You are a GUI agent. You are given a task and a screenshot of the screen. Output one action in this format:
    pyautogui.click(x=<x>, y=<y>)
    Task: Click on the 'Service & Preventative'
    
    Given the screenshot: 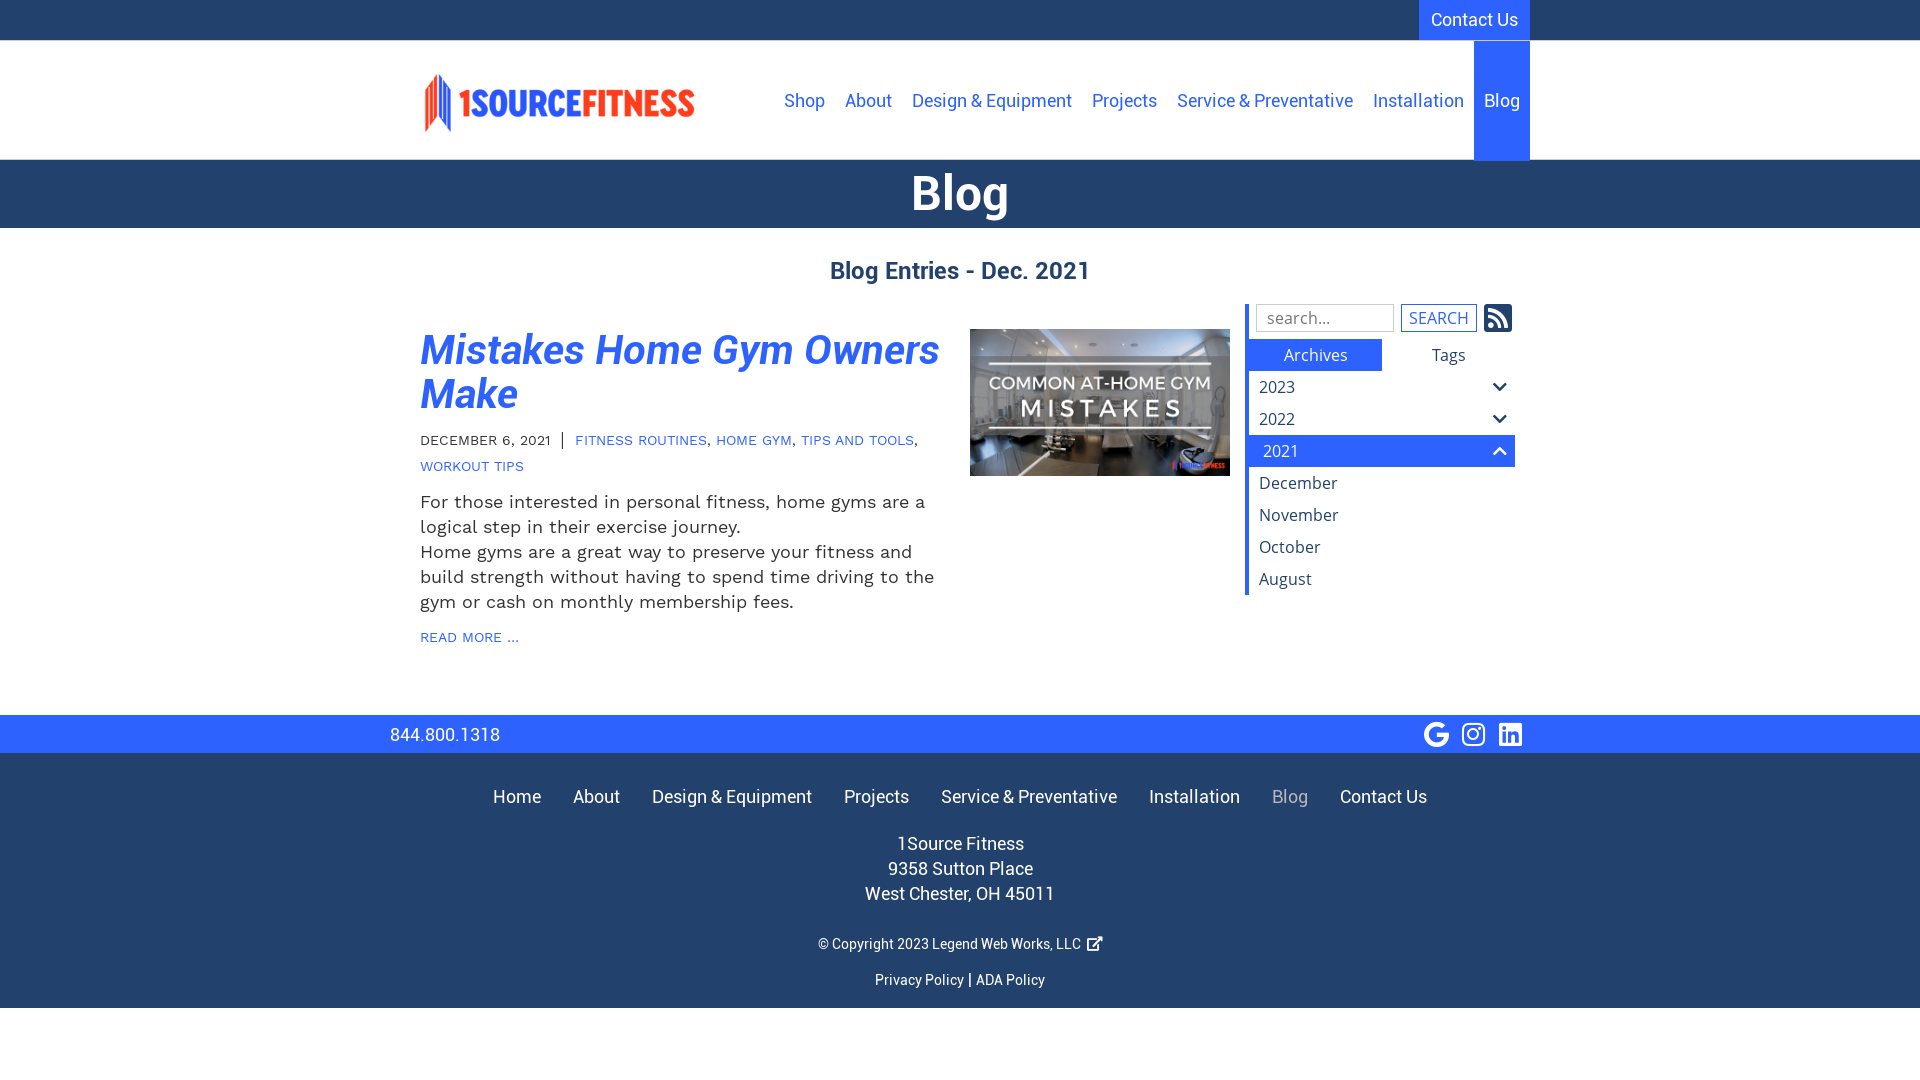 What is the action you would take?
    pyautogui.click(x=931, y=795)
    